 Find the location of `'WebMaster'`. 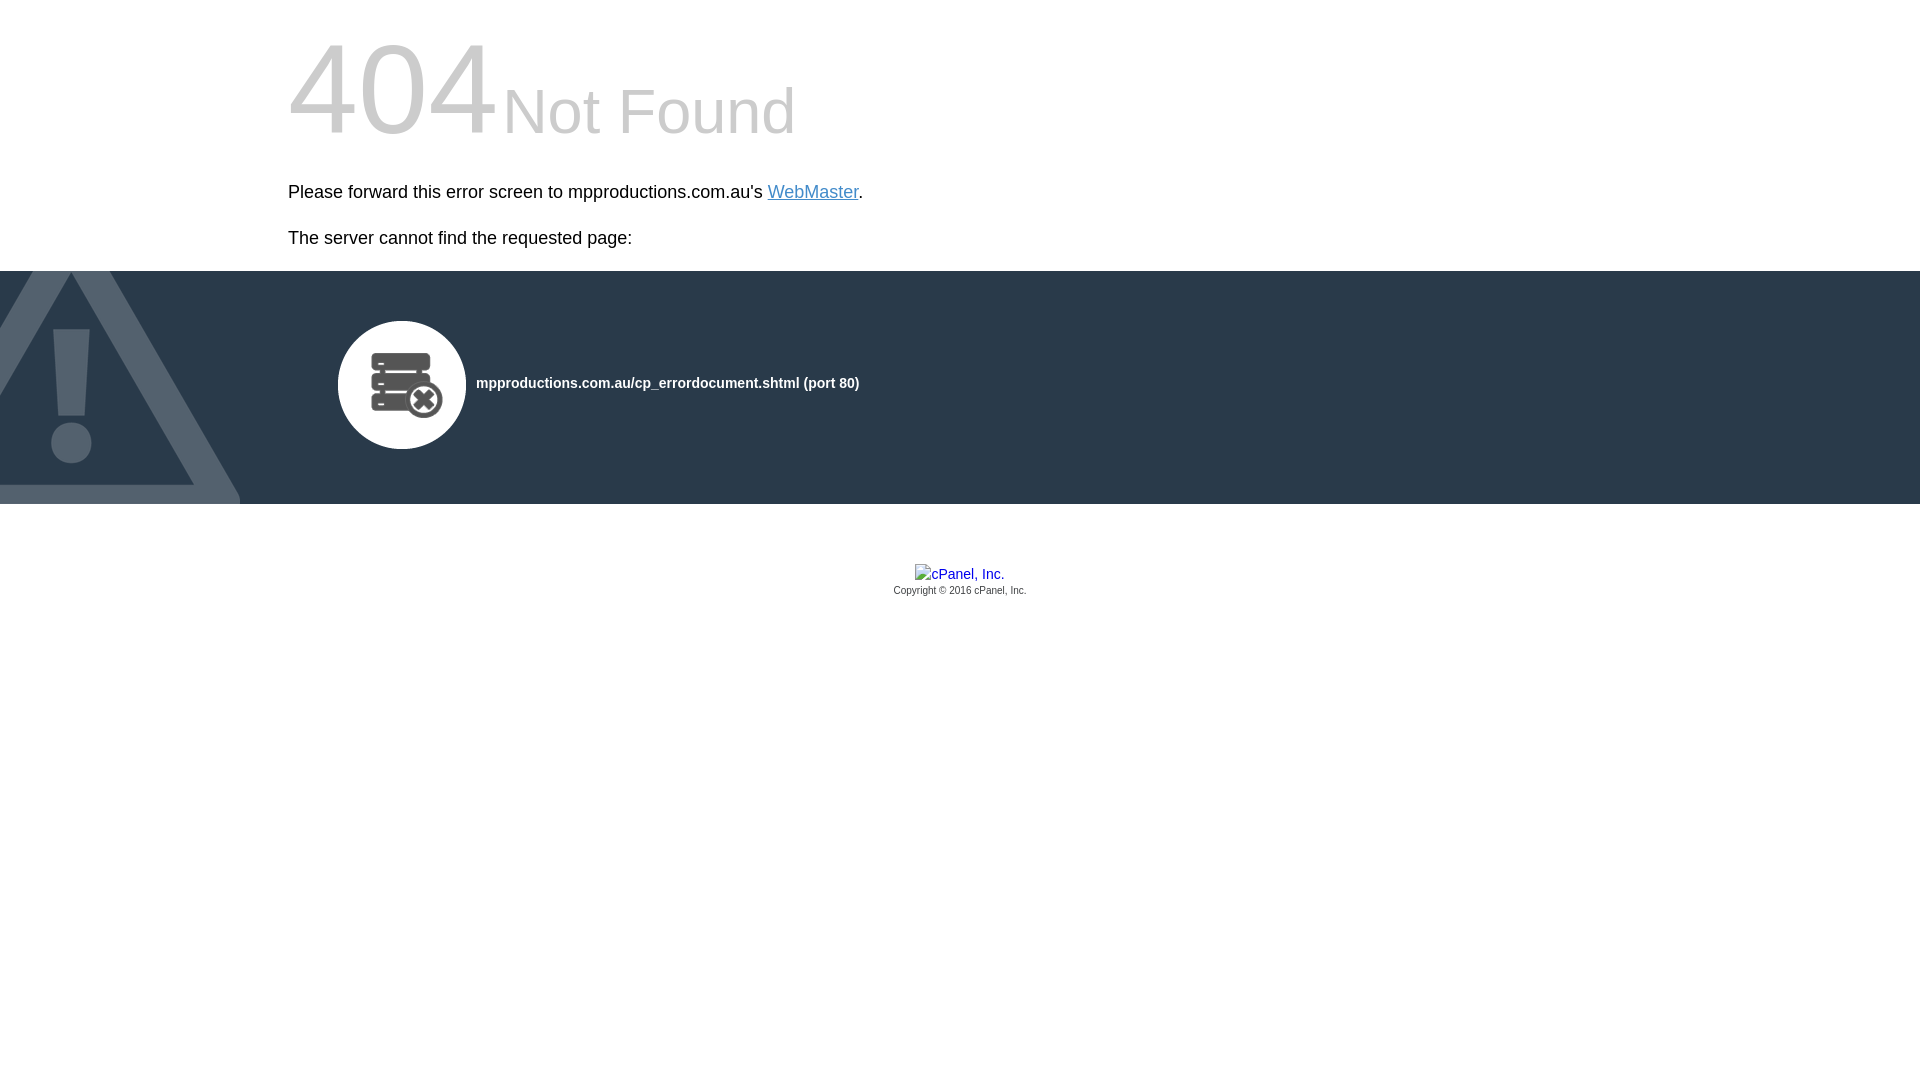

'WebMaster' is located at coordinates (813, 192).